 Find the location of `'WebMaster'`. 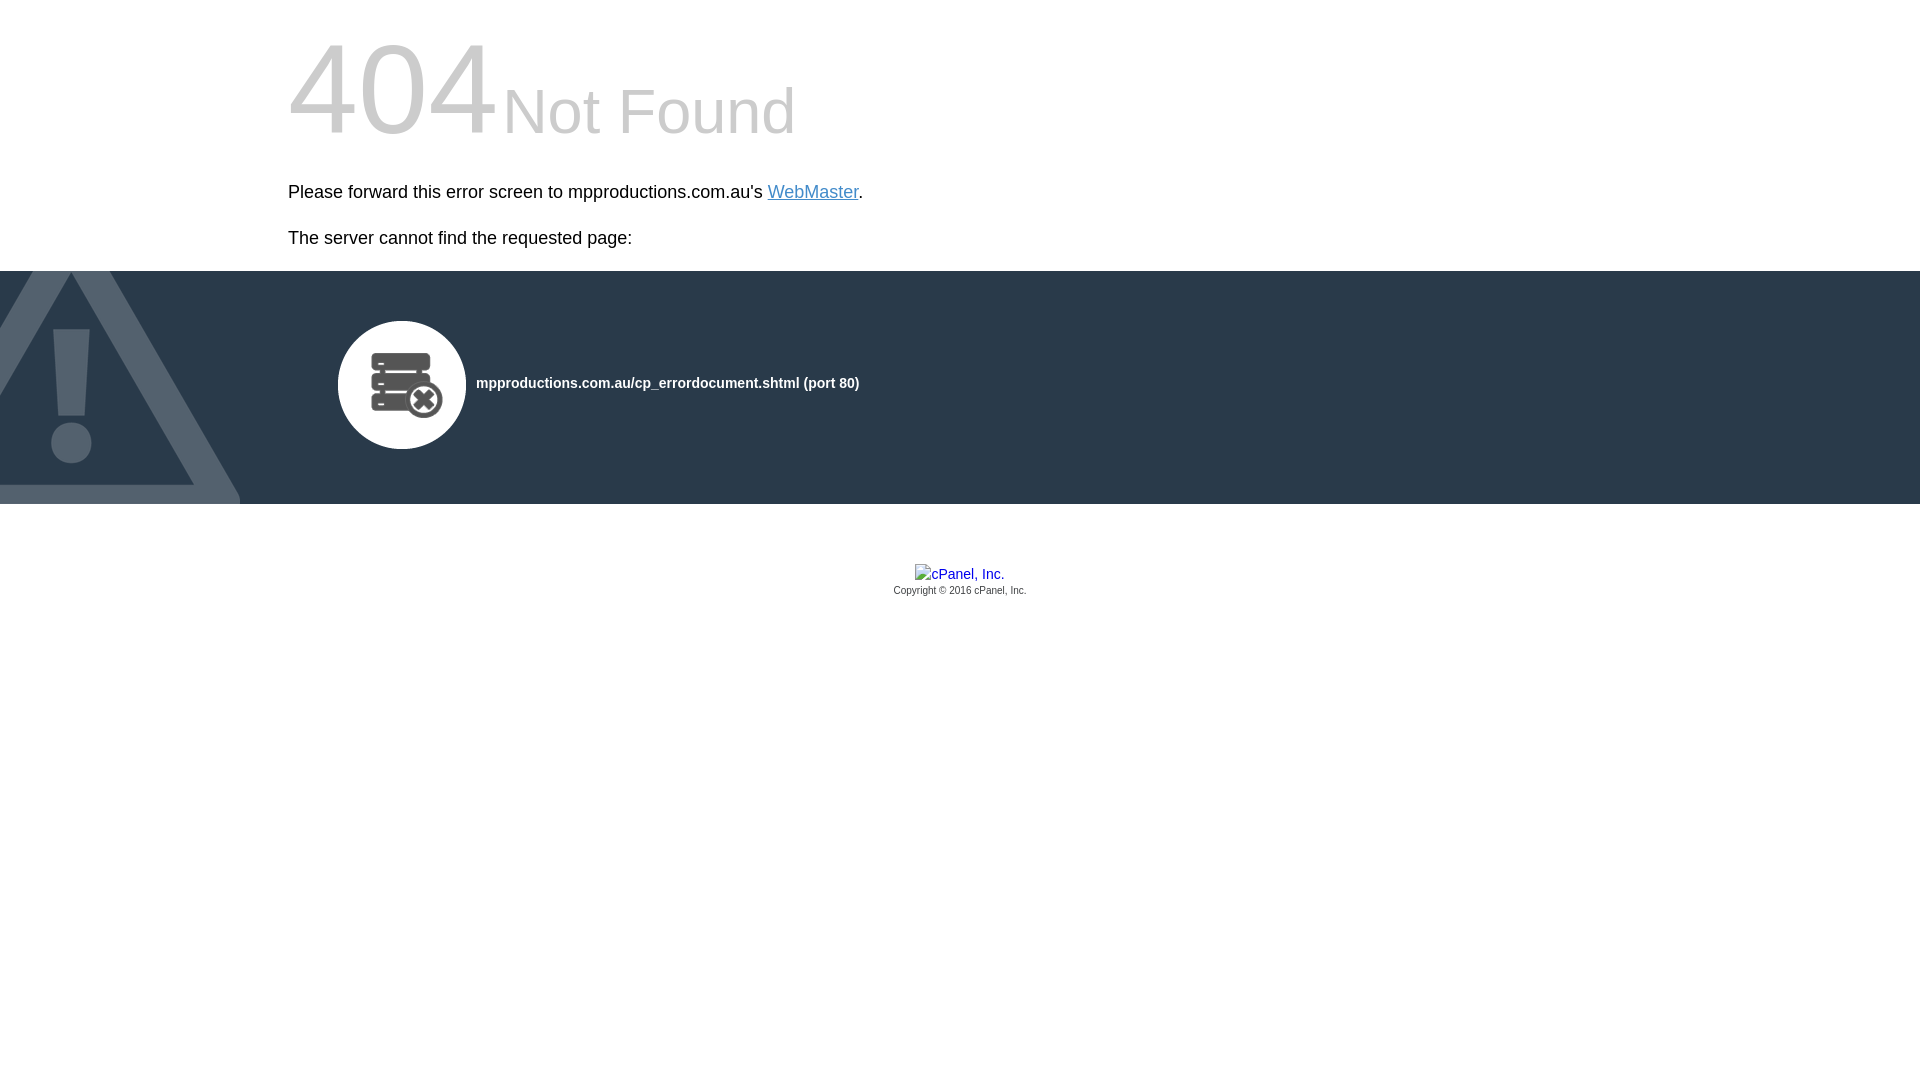

'WebMaster' is located at coordinates (813, 192).